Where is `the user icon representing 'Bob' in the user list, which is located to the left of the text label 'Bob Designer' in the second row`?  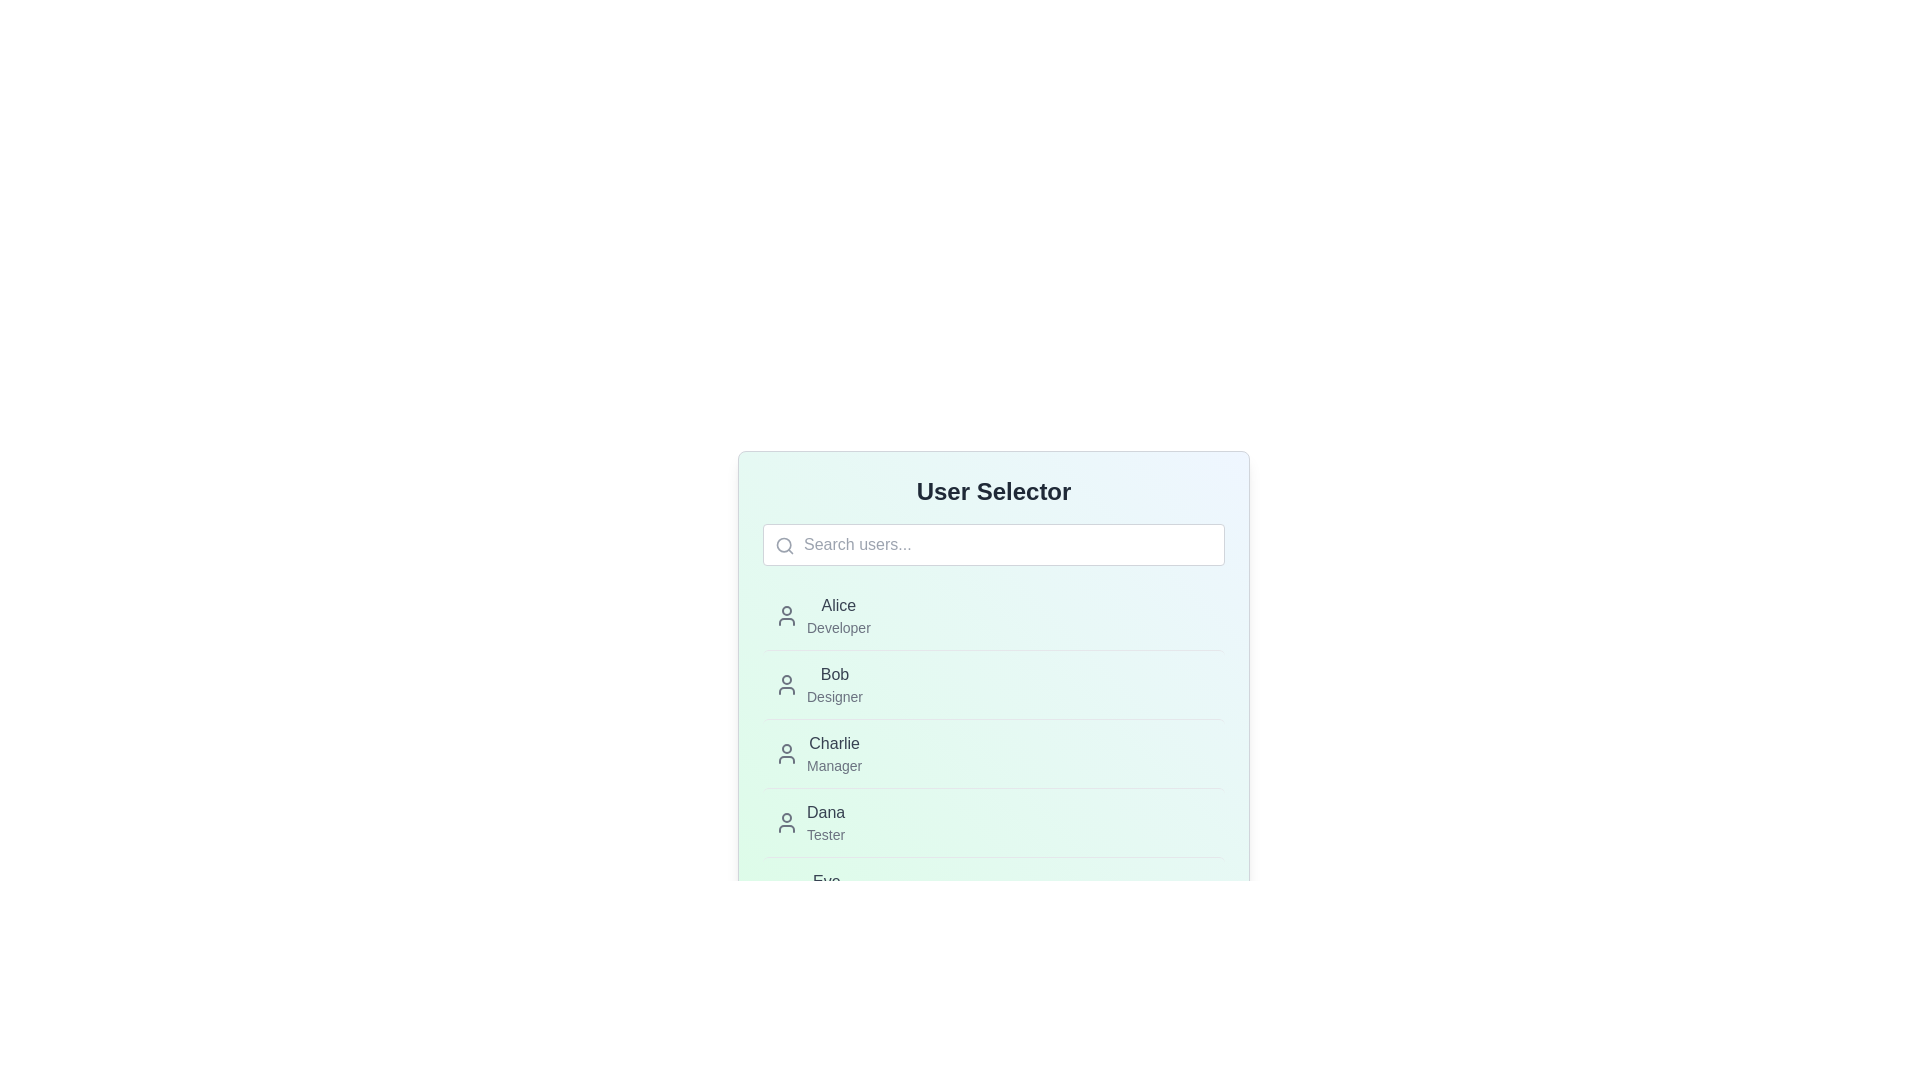 the user icon representing 'Bob' in the user list, which is located to the left of the text label 'Bob Designer' in the second row is located at coordinates (786, 684).